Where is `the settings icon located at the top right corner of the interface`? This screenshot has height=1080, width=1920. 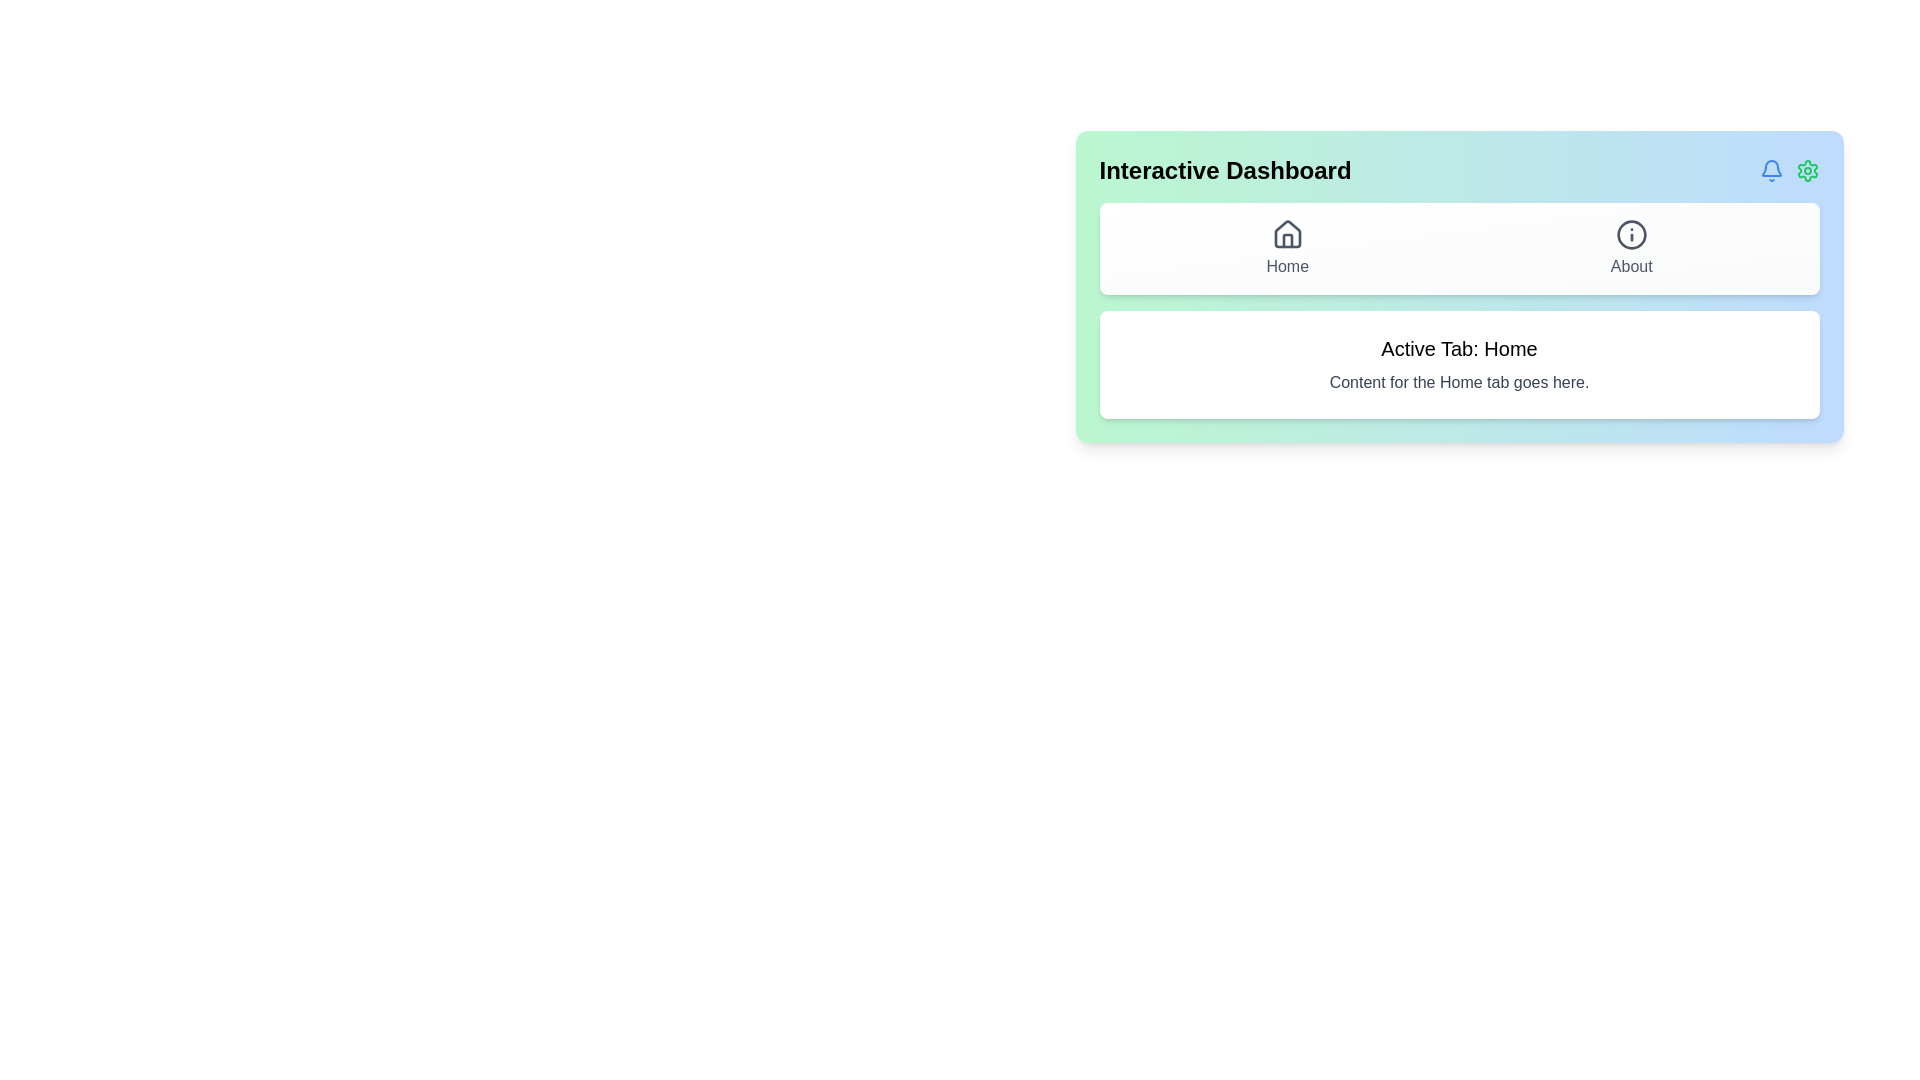 the settings icon located at the top right corner of the interface is located at coordinates (1807, 169).